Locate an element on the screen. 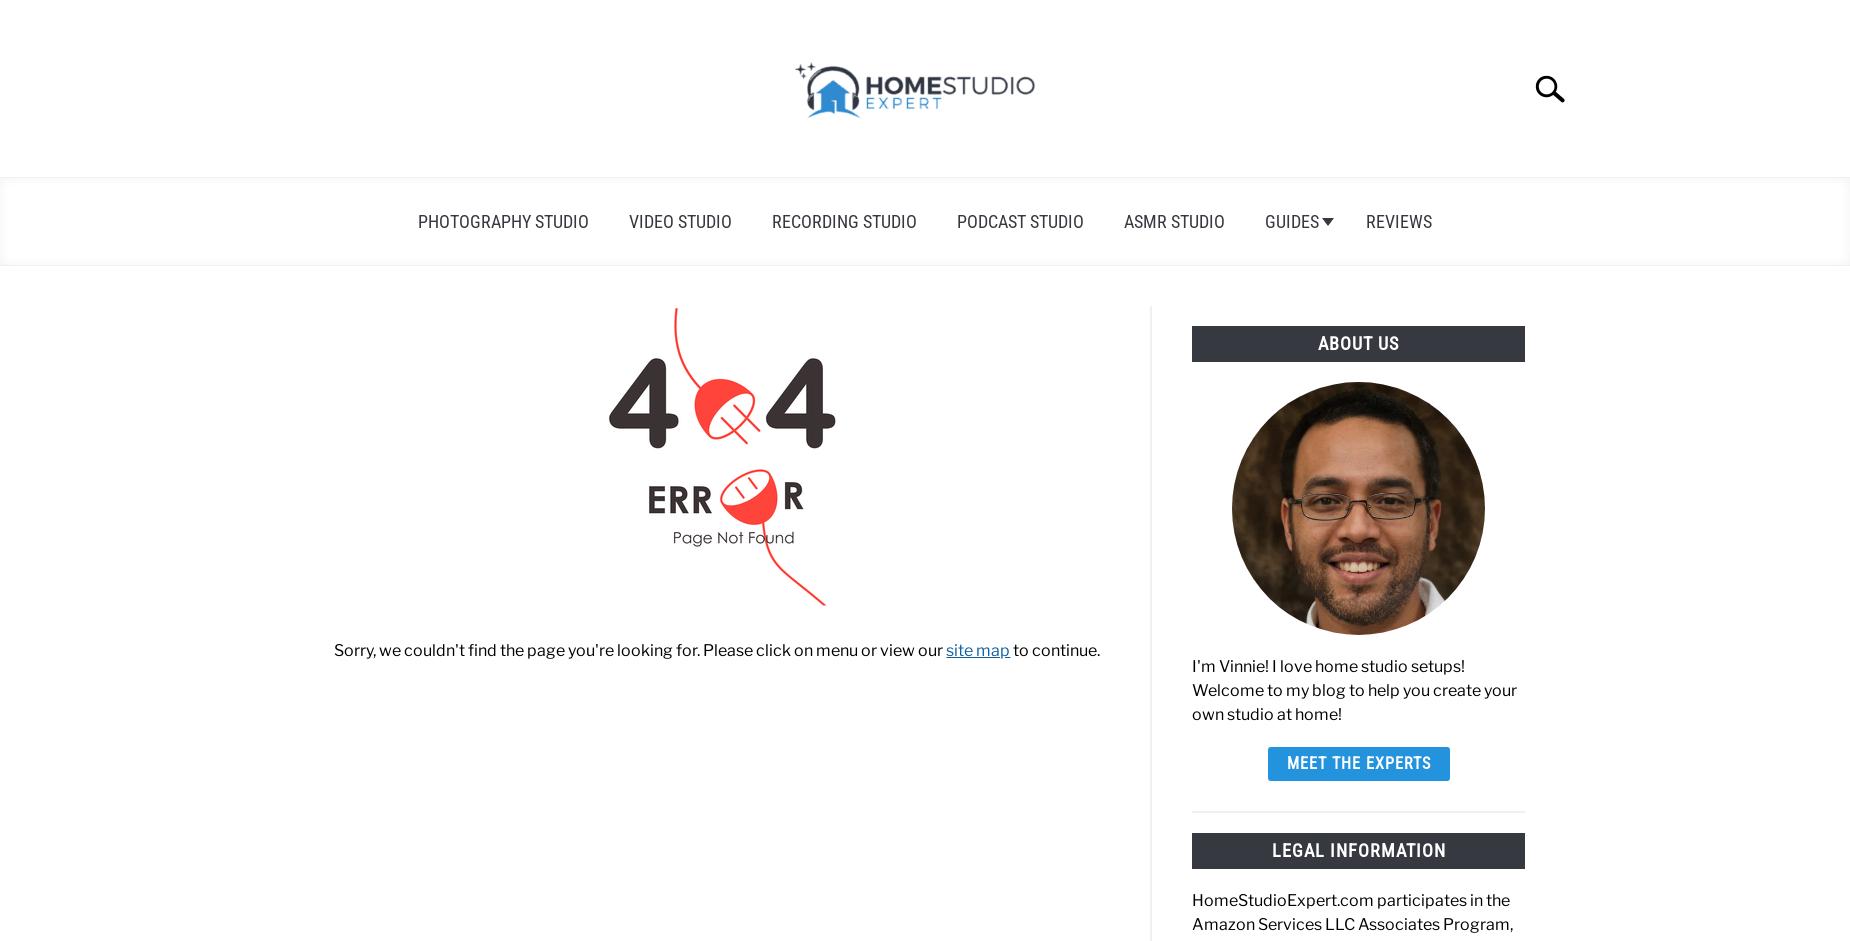  'Reviews' is located at coordinates (1365, 220).